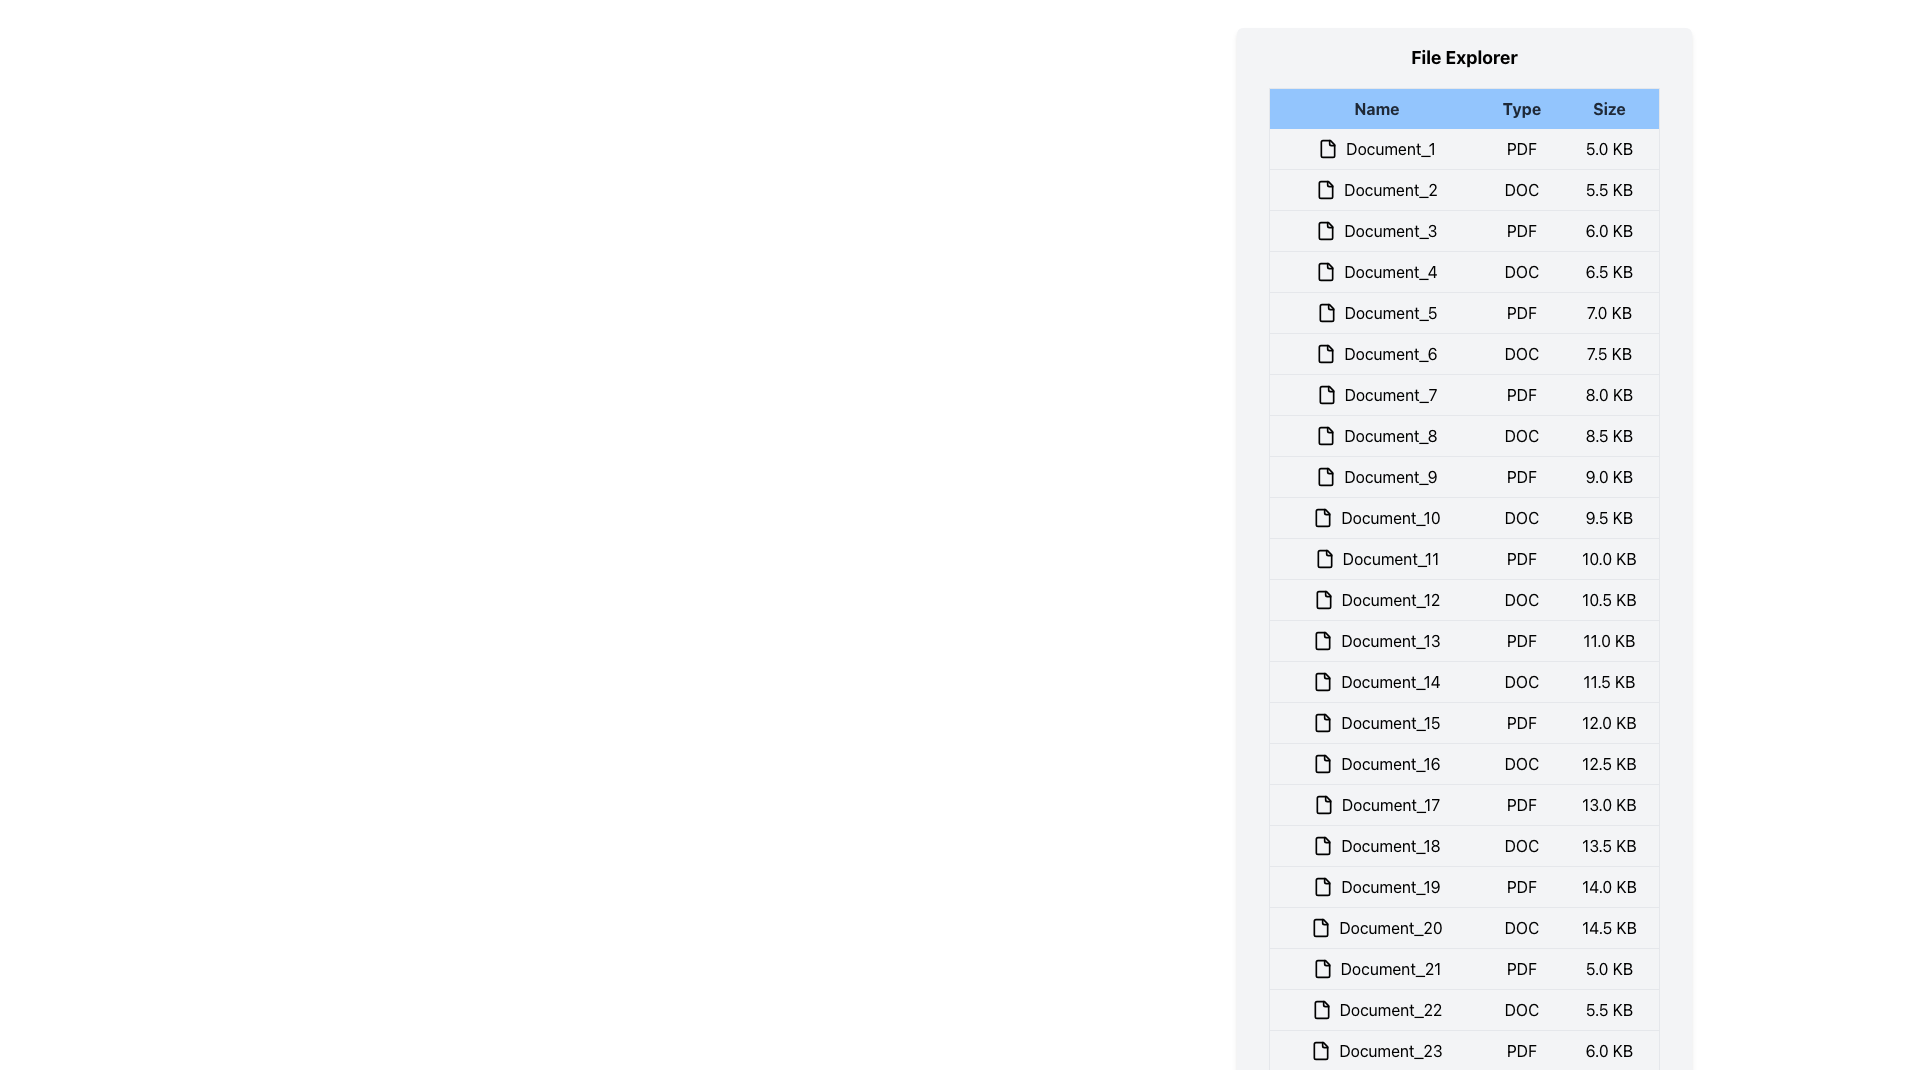  I want to click on the eleventh file entry in the file explorer, so click(1464, 559).